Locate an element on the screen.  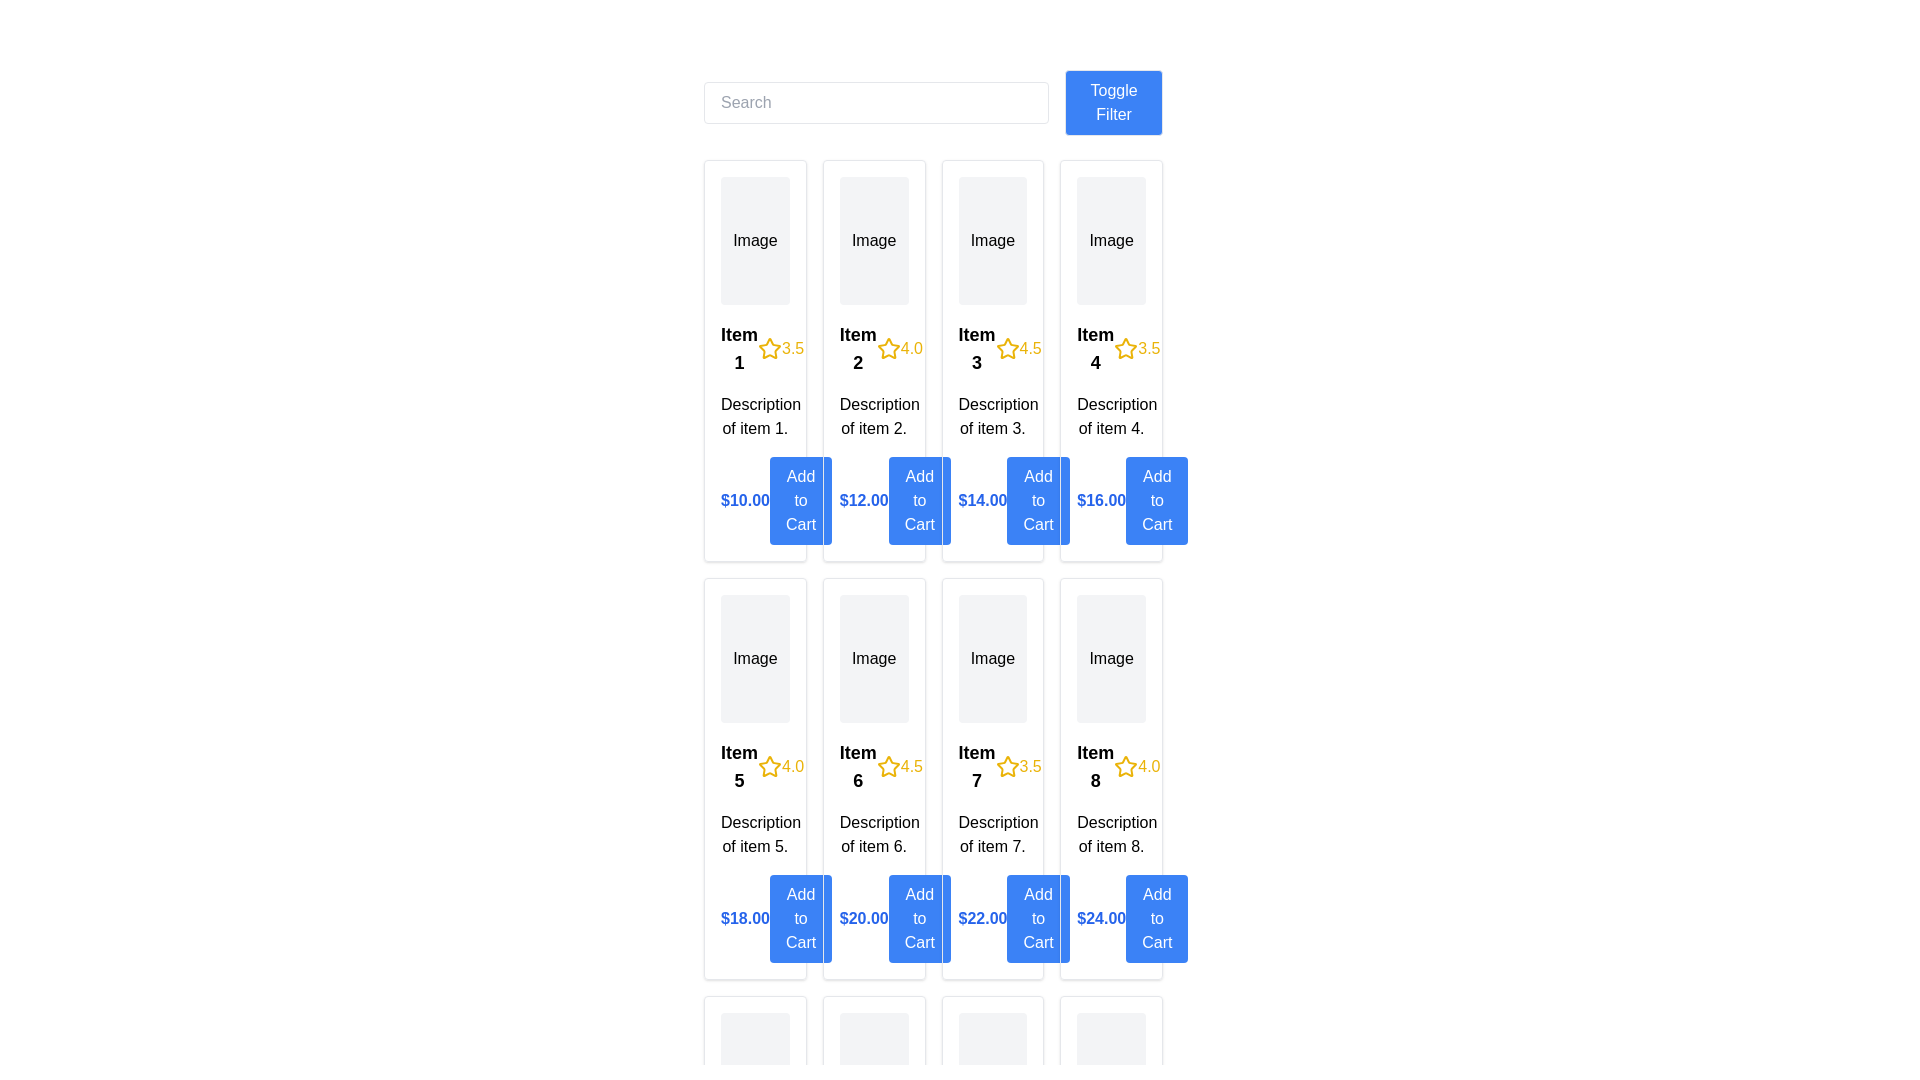
the leftmost star icon in the visual rating component for 'Item 1' located in the first row of products is located at coordinates (769, 347).